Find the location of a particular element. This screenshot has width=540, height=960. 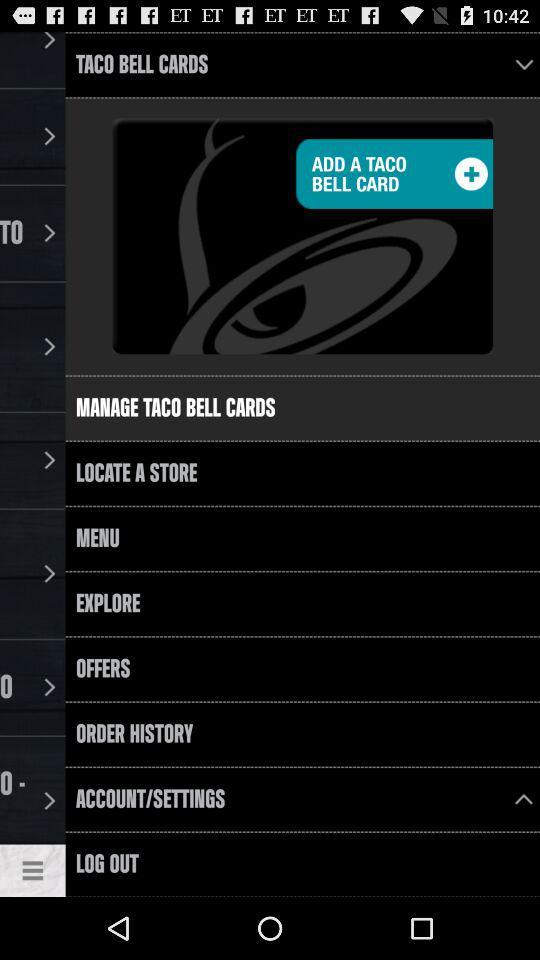

the menu icon is located at coordinates (31, 931).